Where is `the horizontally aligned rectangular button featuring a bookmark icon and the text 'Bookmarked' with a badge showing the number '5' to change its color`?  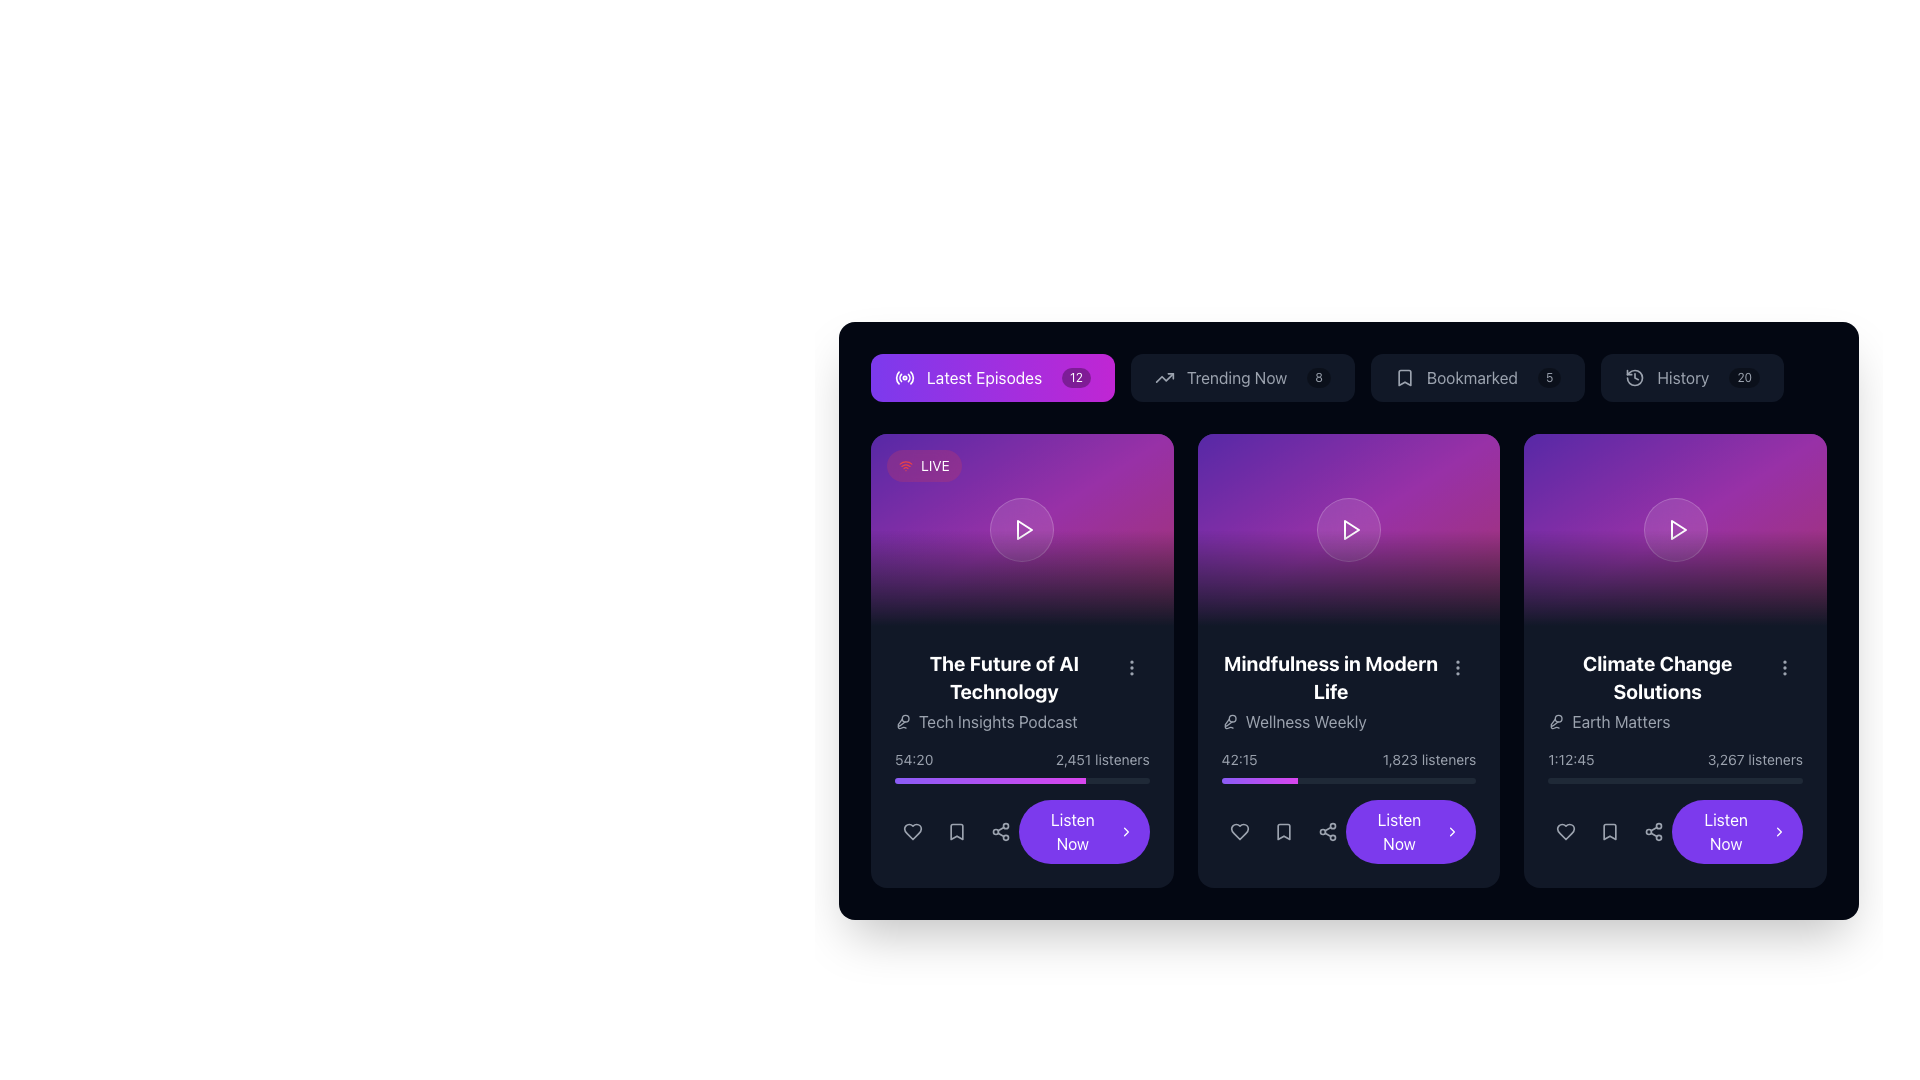 the horizontally aligned rectangular button featuring a bookmark icon and the text 'Bookmarked' with a badge showing the number '5' to change its color is located at coordinates (1478, 378).